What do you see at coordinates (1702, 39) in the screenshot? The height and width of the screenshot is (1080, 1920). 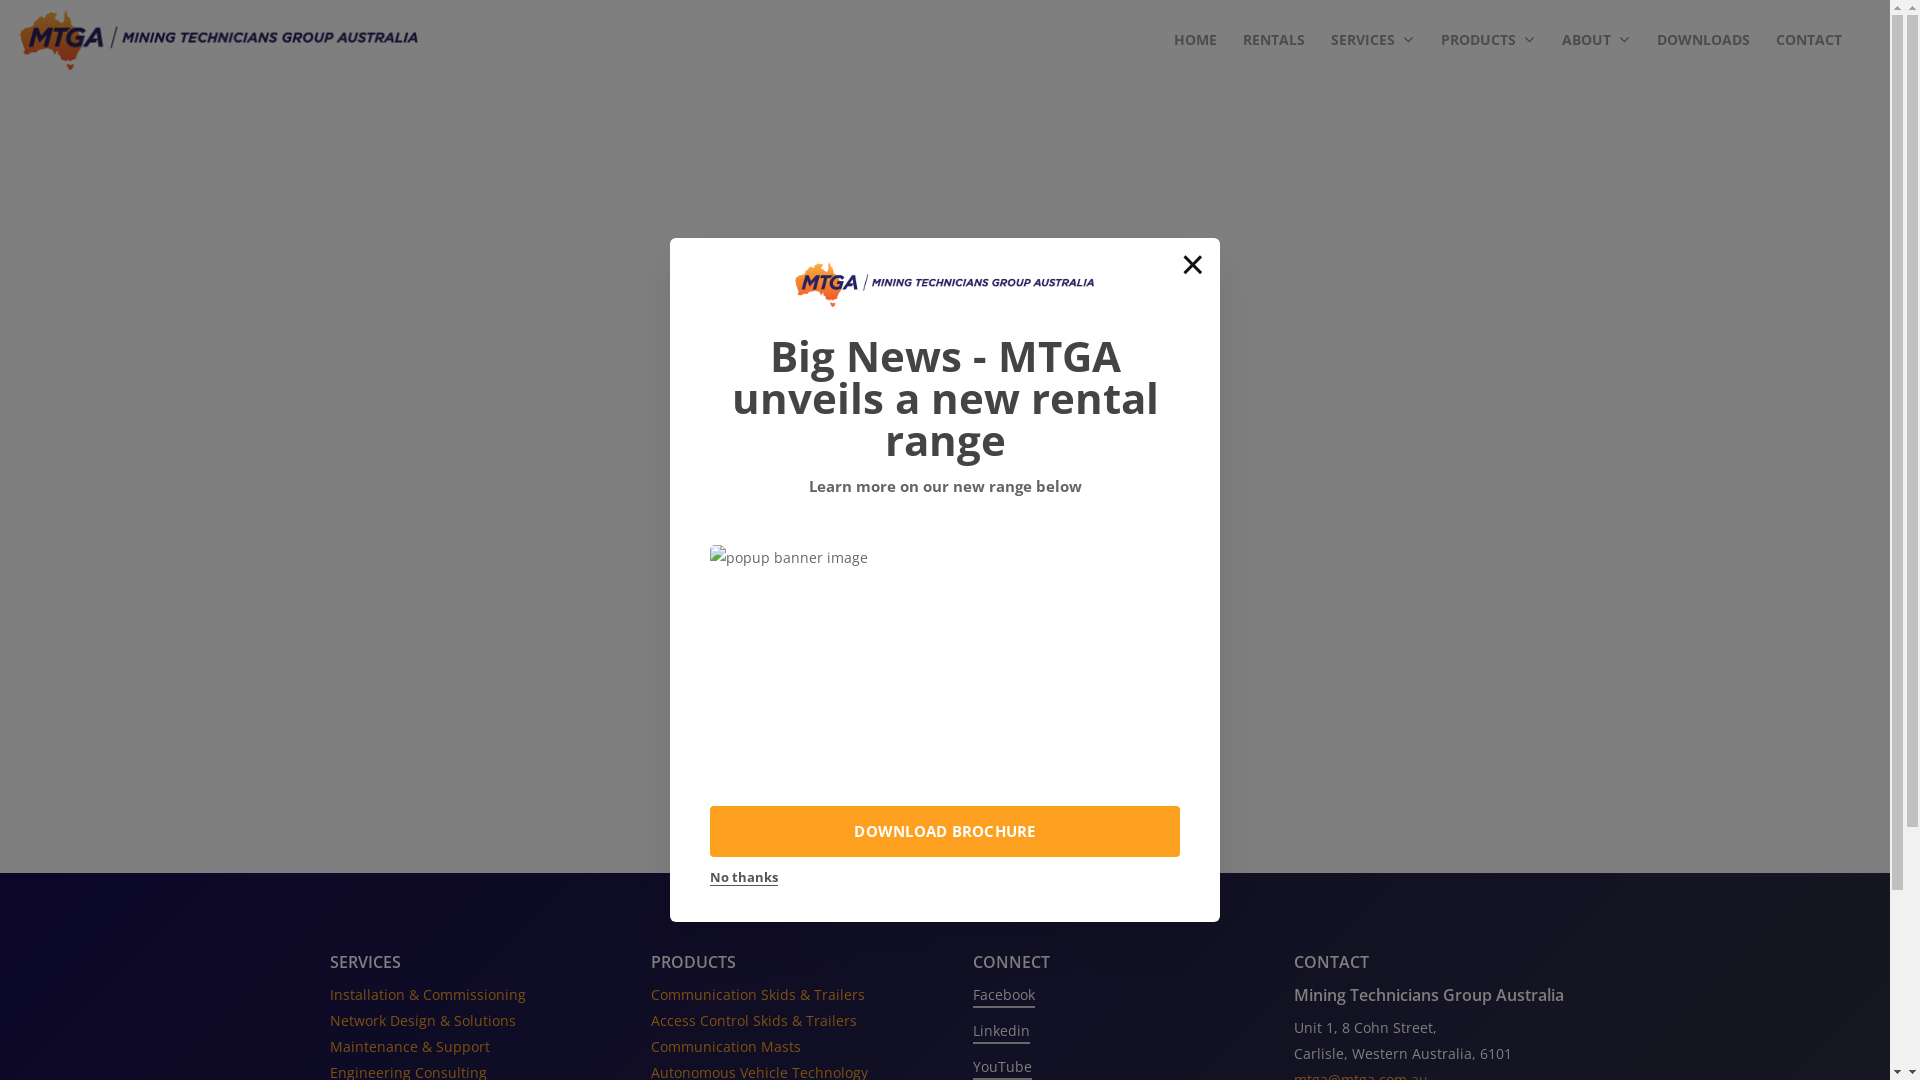 I see `'DOWNLOADS'` at bounding box center [1702, 39].